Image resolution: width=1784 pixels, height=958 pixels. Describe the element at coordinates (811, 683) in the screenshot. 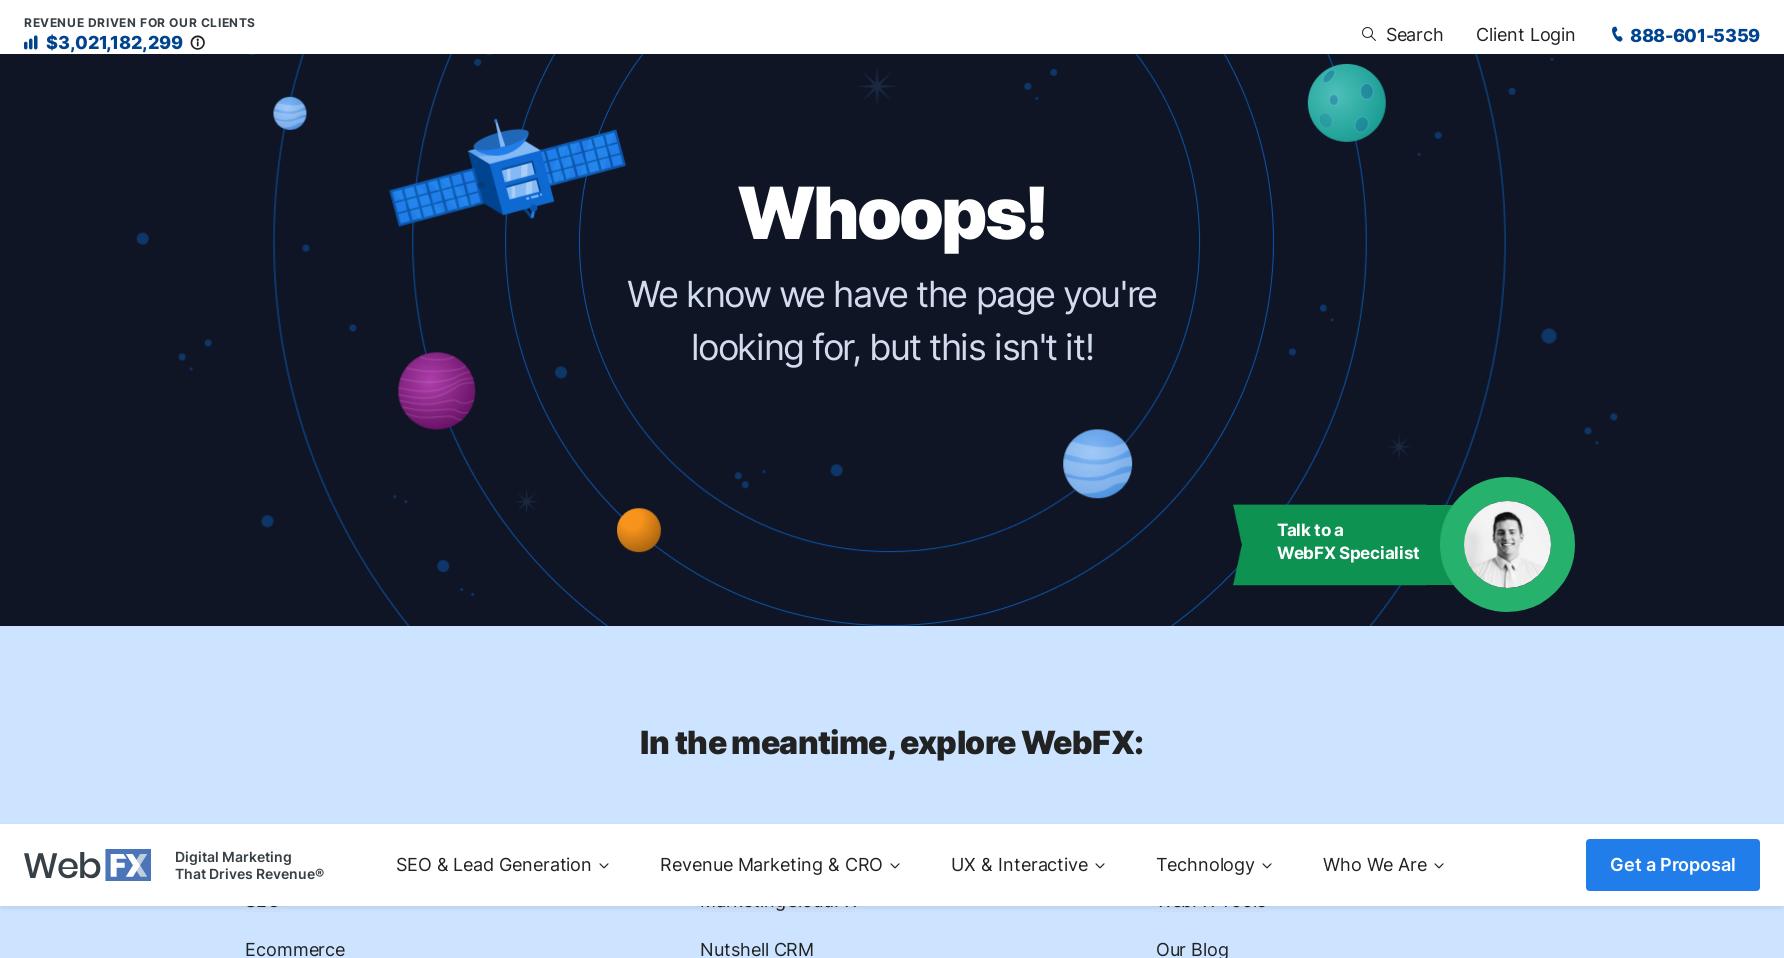

I see `'WebFX has been a pleasure to work with on our SEO needs and I look forward to working with them on future projects.'` at that location.